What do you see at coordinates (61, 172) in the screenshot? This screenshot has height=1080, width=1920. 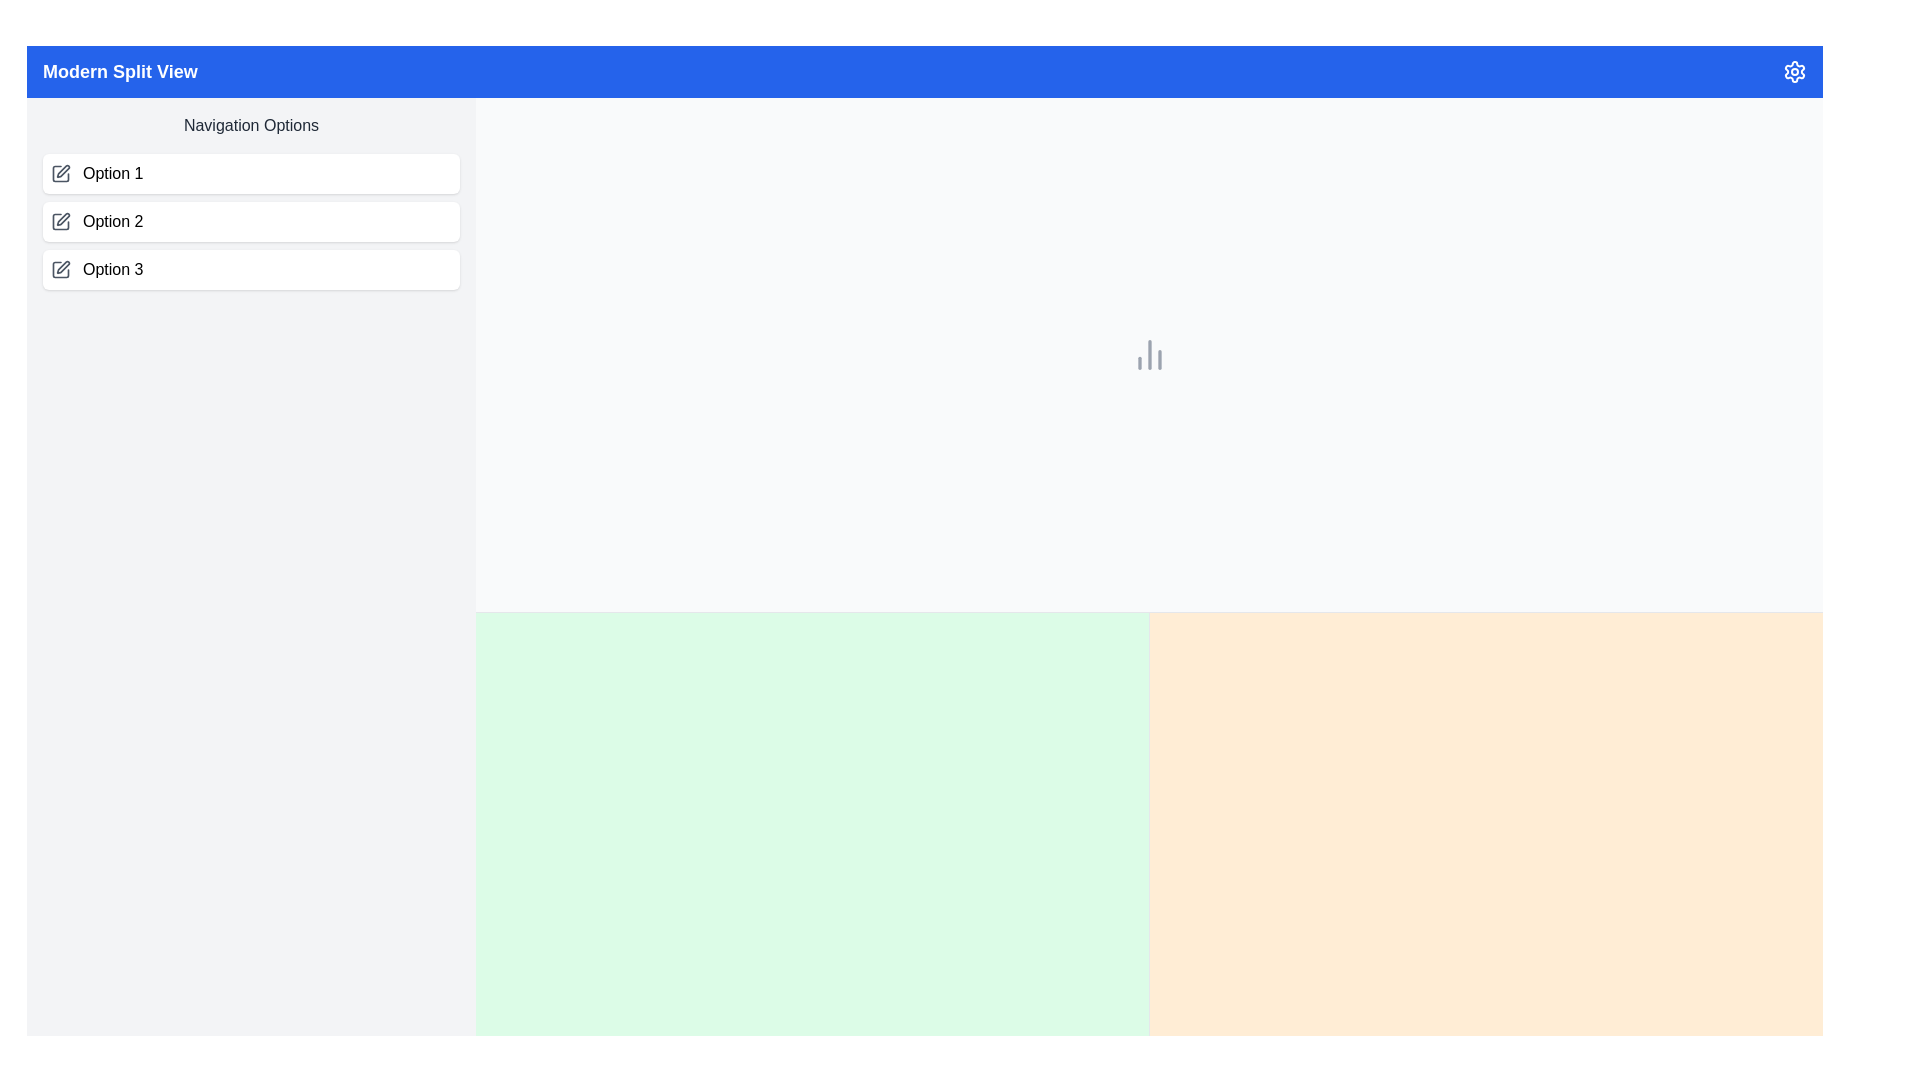 I see `the SVG icon resembling a square with a pencil inside, located beside the text 'Option 1' in the sidebar navigation menu` at bounding box center [61, 172].